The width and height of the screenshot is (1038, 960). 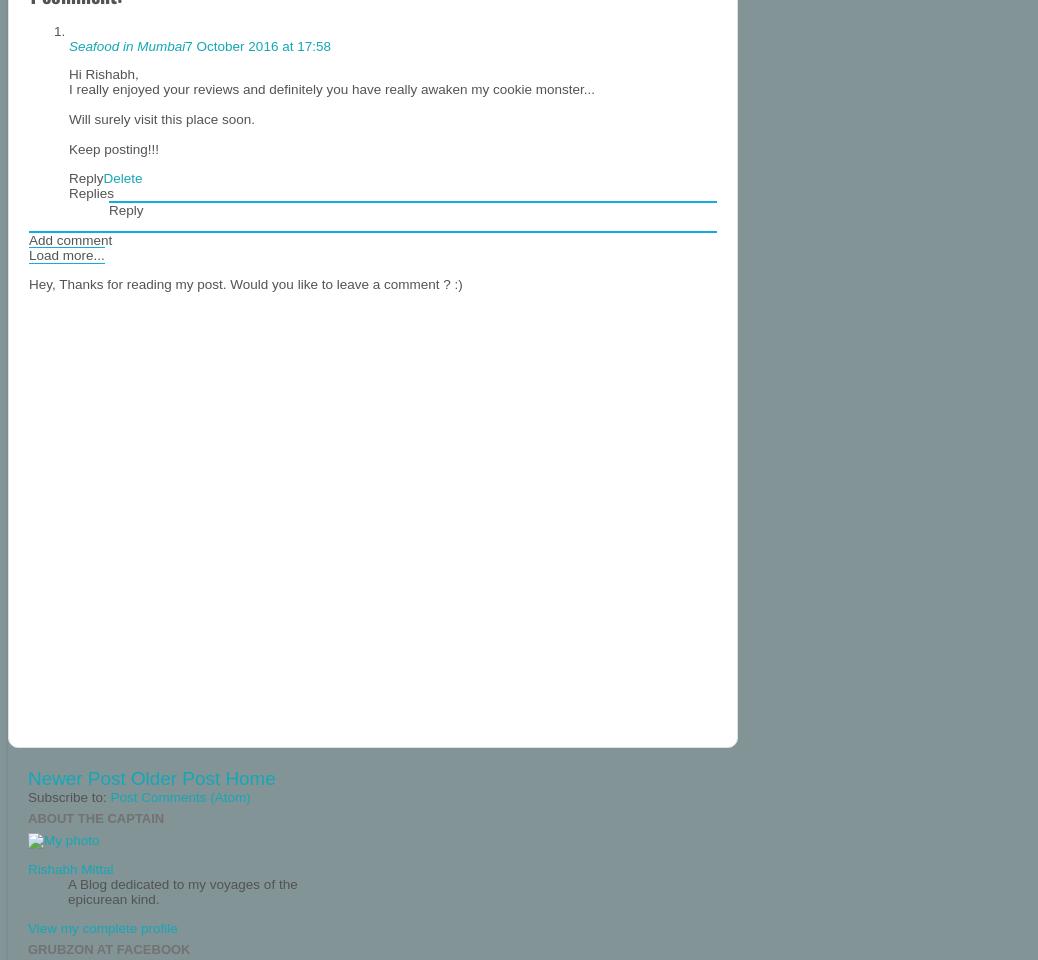 I want to click on 'Replies', so click(x=90, y=192).